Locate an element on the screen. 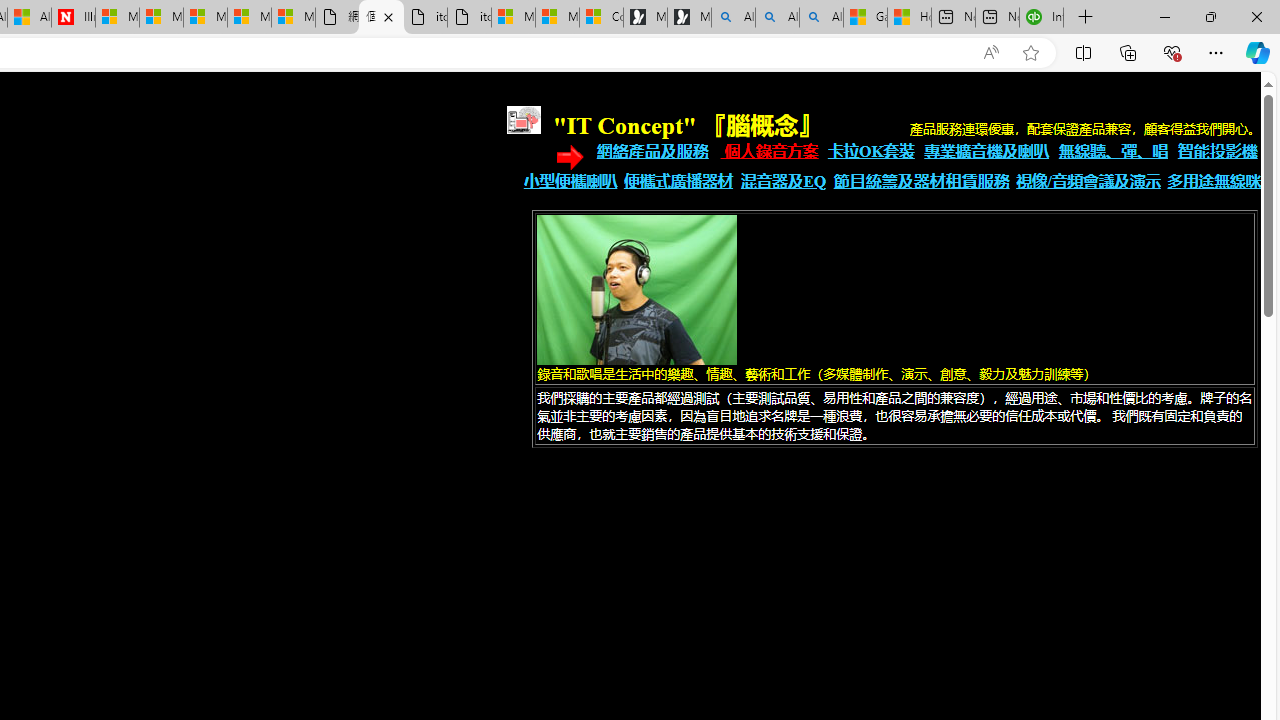  'itconcepthk.com/projector_solutions.mp4' is located at coordinates (468, 17).